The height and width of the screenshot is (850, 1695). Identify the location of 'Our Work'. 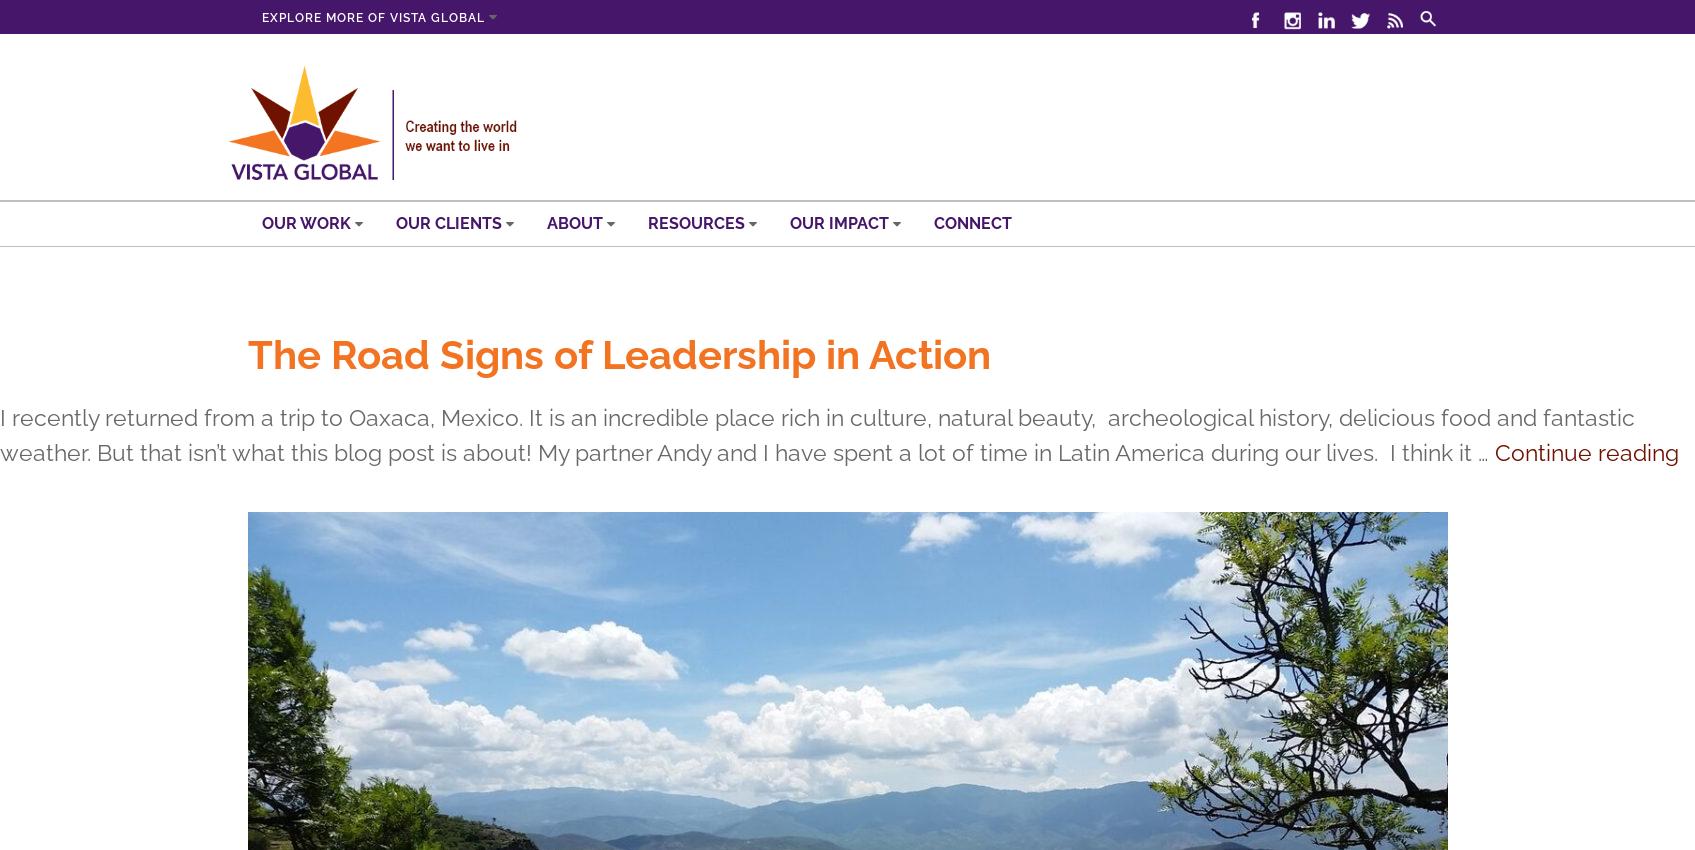
(307, 222).